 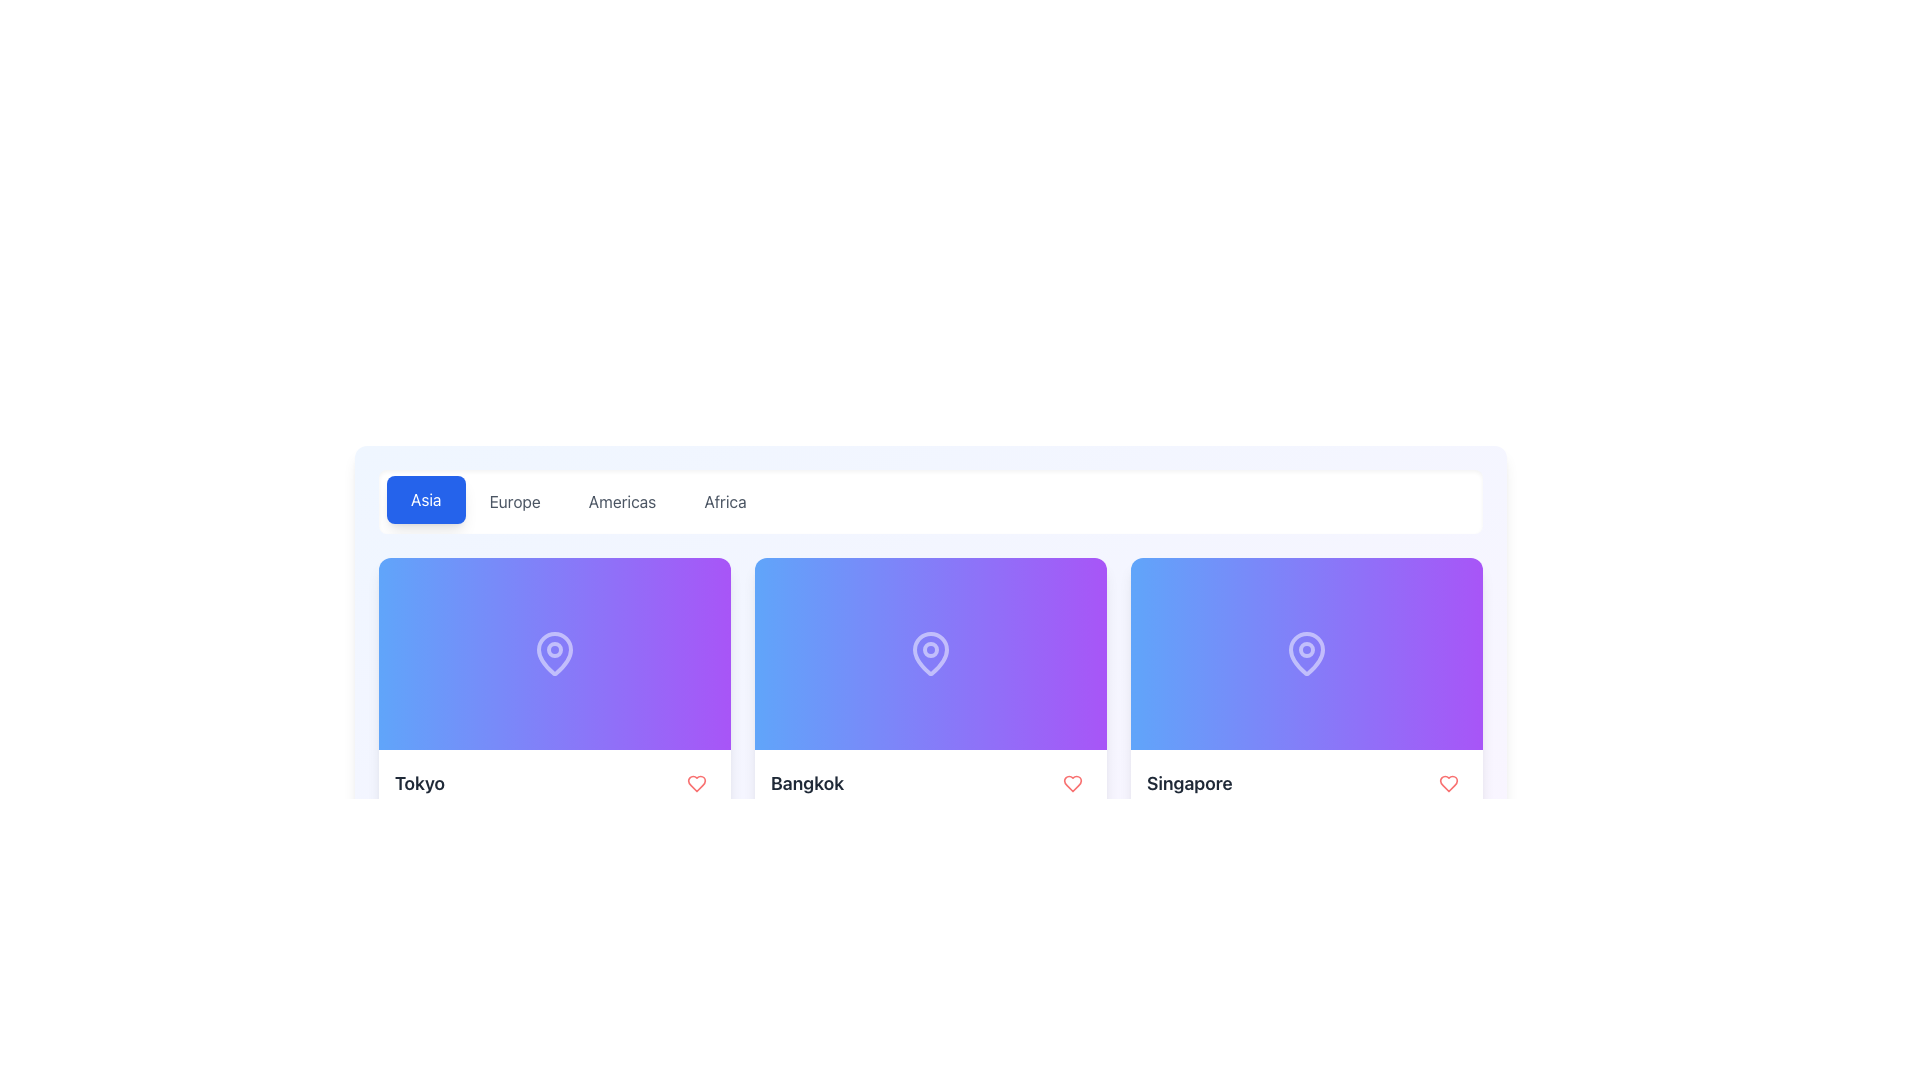 I want to click on the inner circle of the graphical pin in the second card labeled 'Bangkok' to enhance the appearance of the map marker, so click(x=930, y=650).